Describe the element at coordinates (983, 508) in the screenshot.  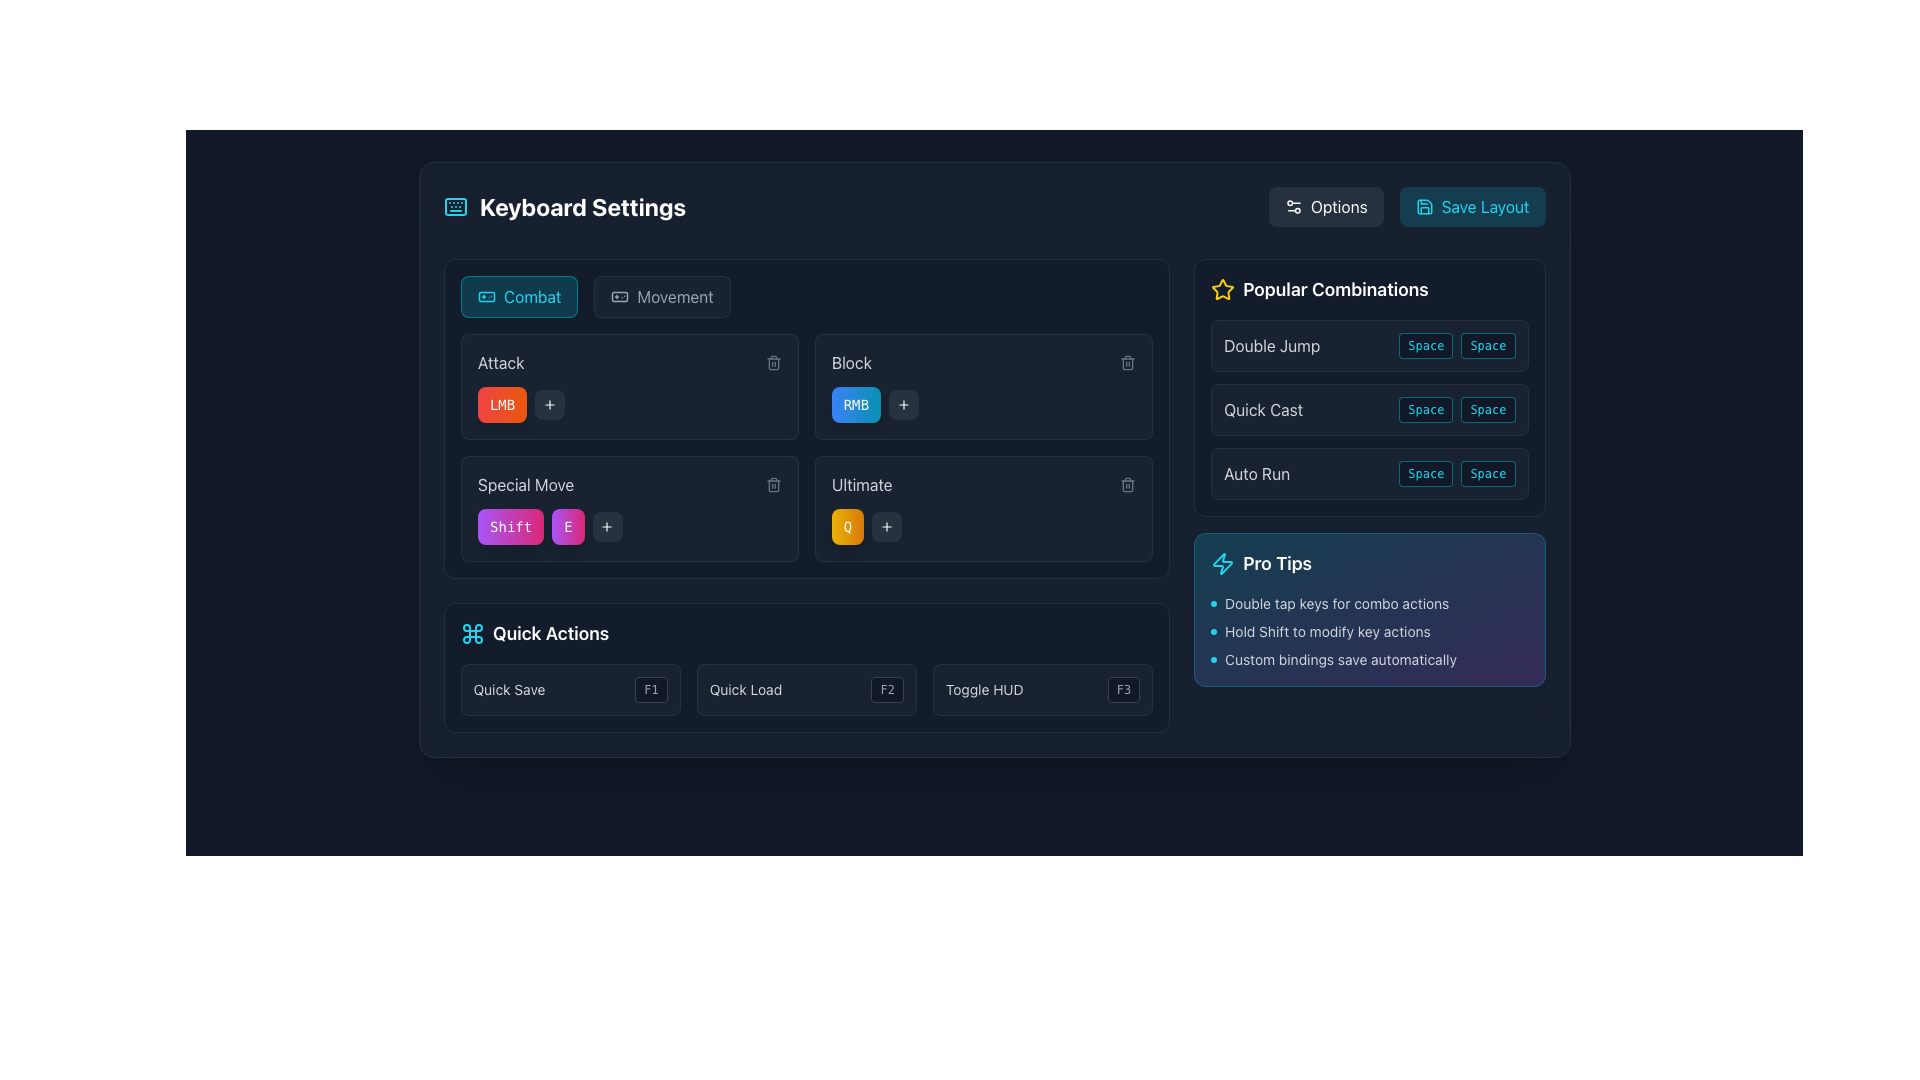
I see `the 'Ultimate' panel with a dark gray background and rounded corners` at that location.